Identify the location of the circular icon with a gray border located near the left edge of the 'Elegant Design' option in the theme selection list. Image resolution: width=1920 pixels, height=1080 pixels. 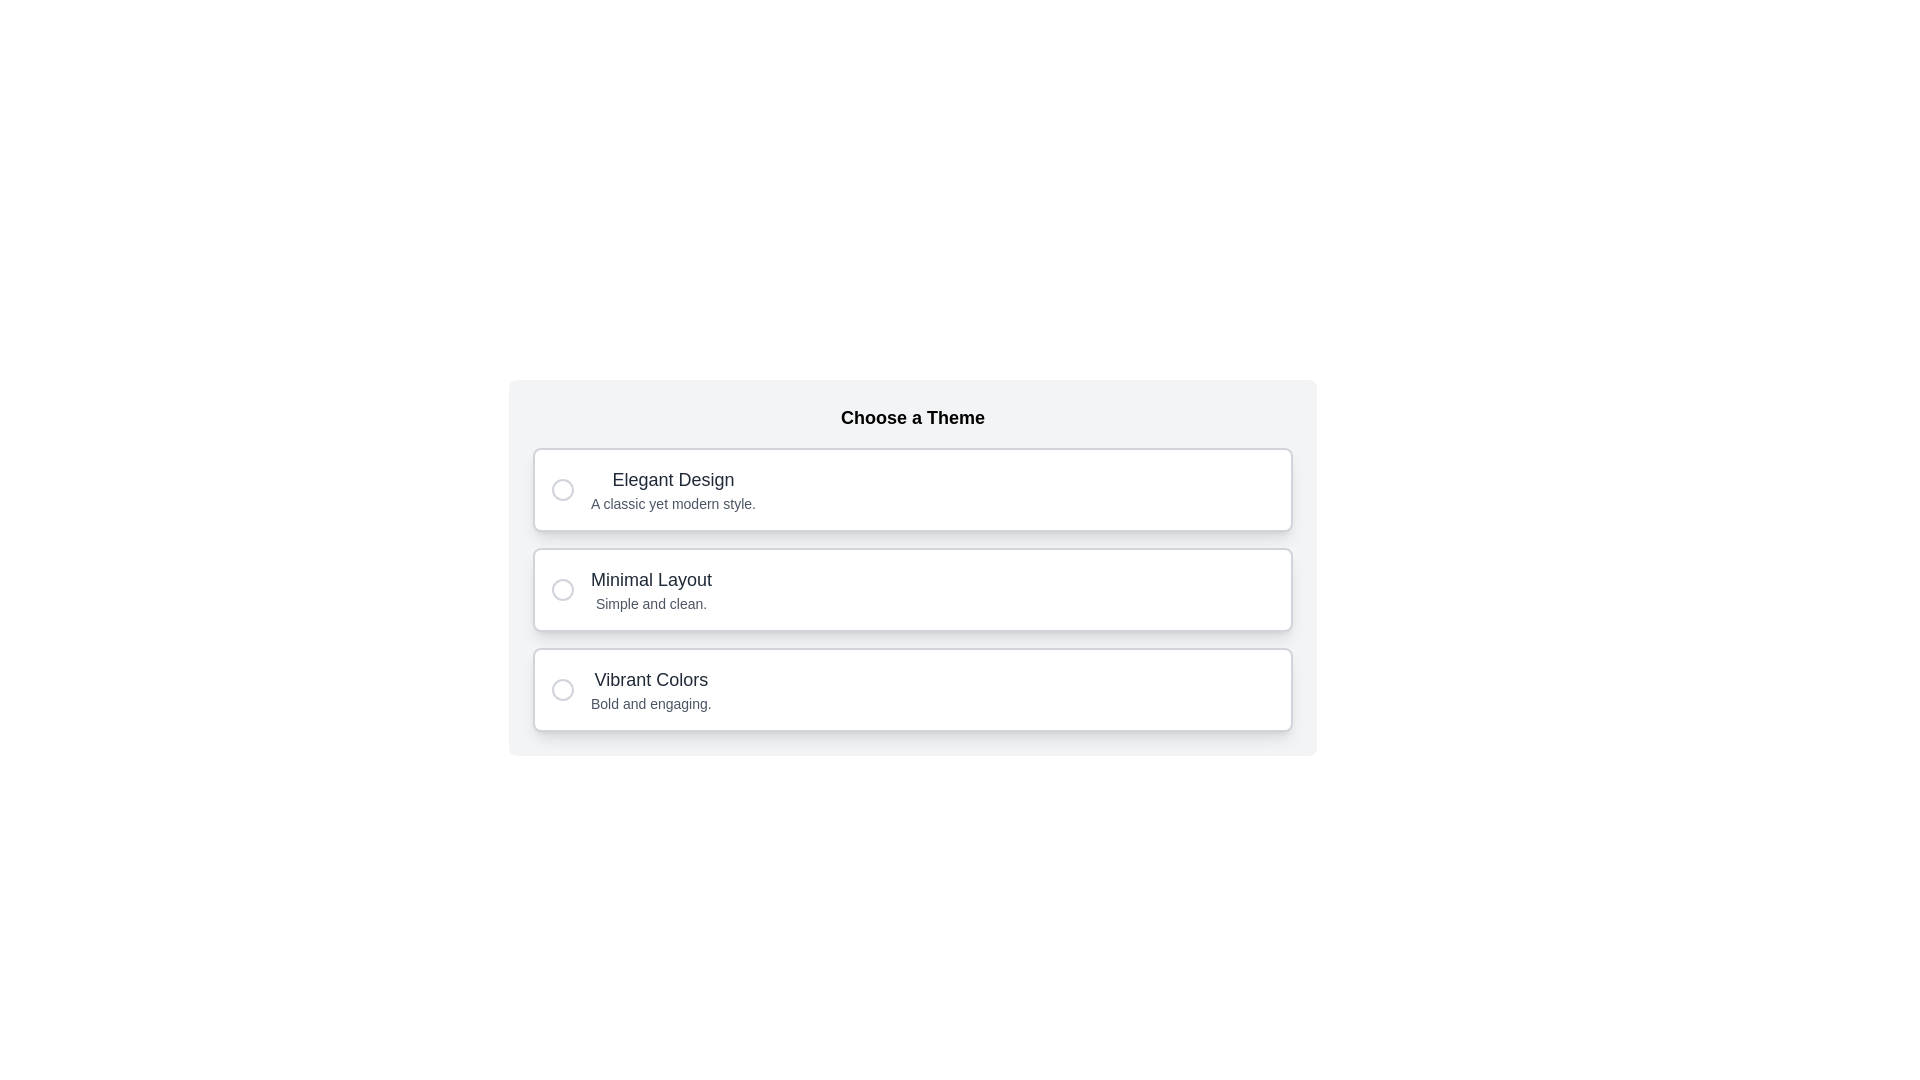
(561, 489).